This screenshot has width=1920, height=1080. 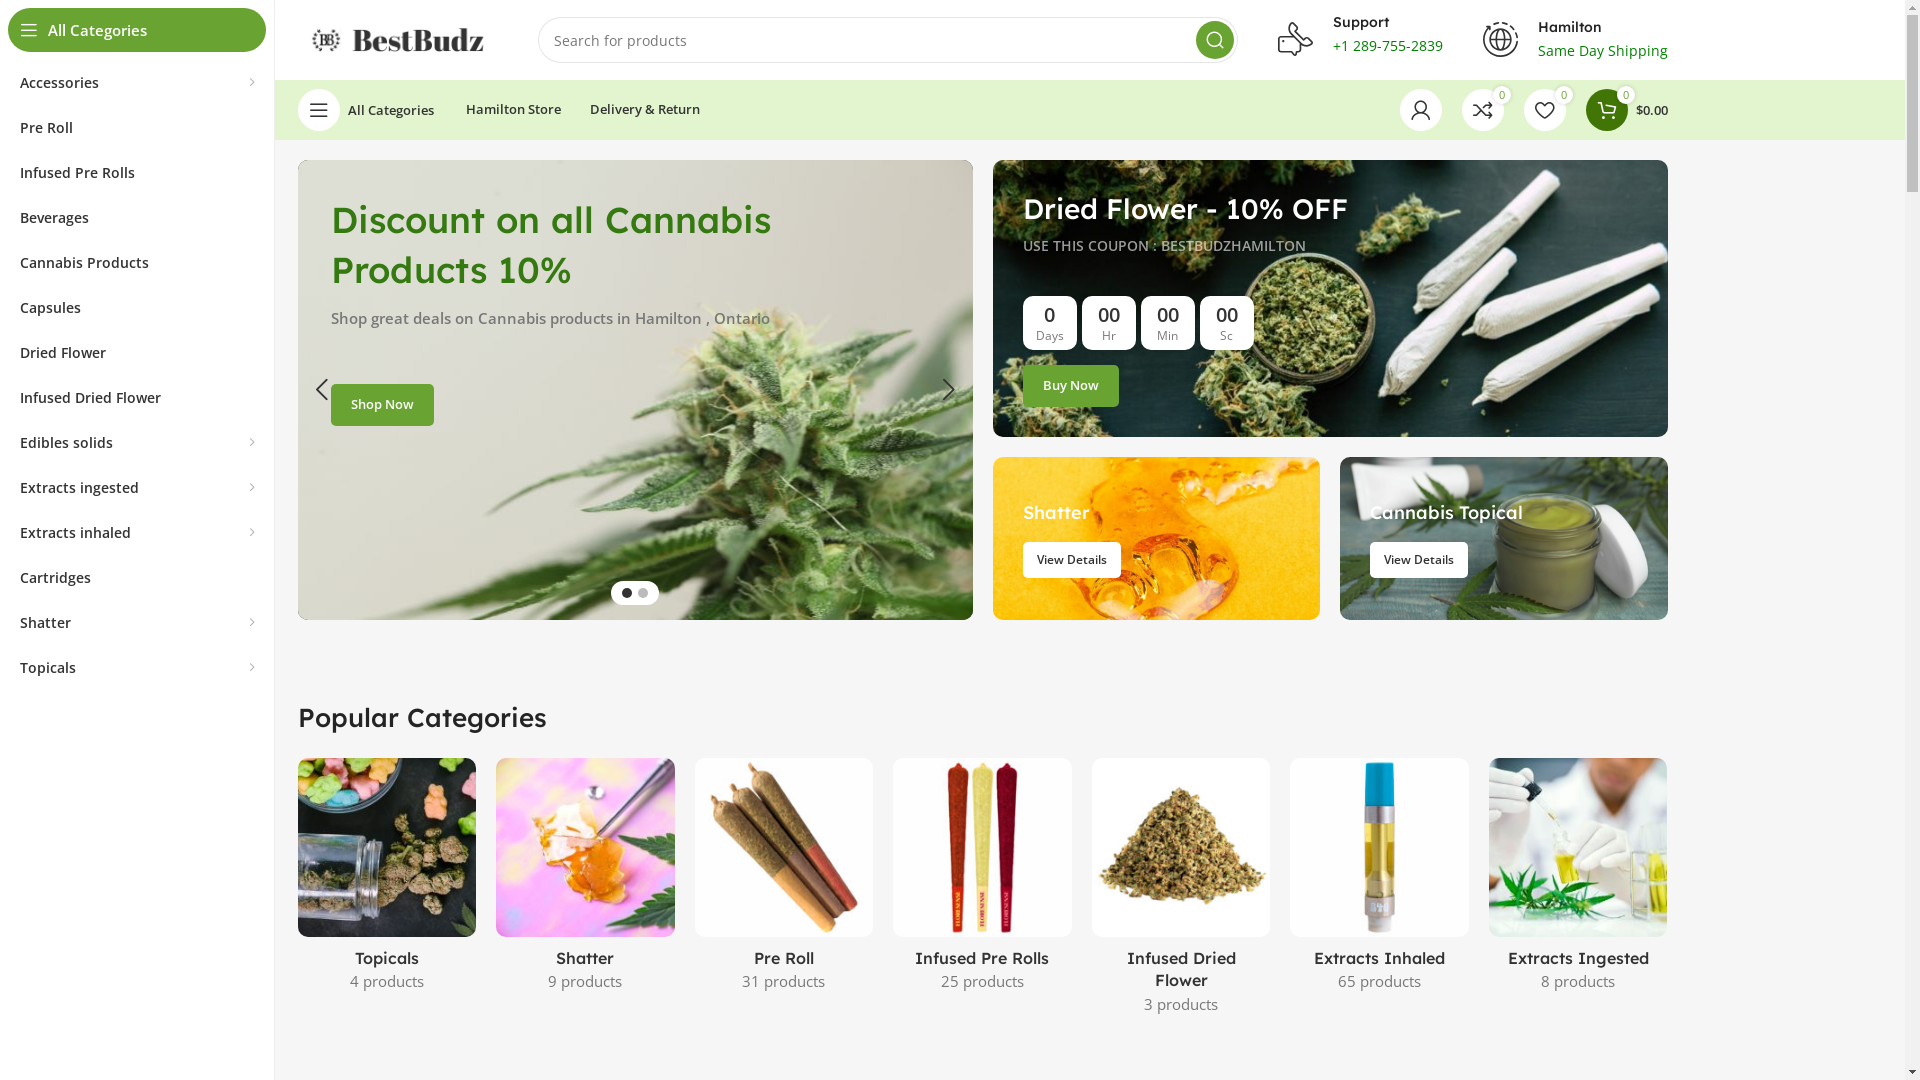 What do you see at coordinates (1022, 385) in the screenshot?
I see `'Buy Now'` at bounding box center [1022, 385].